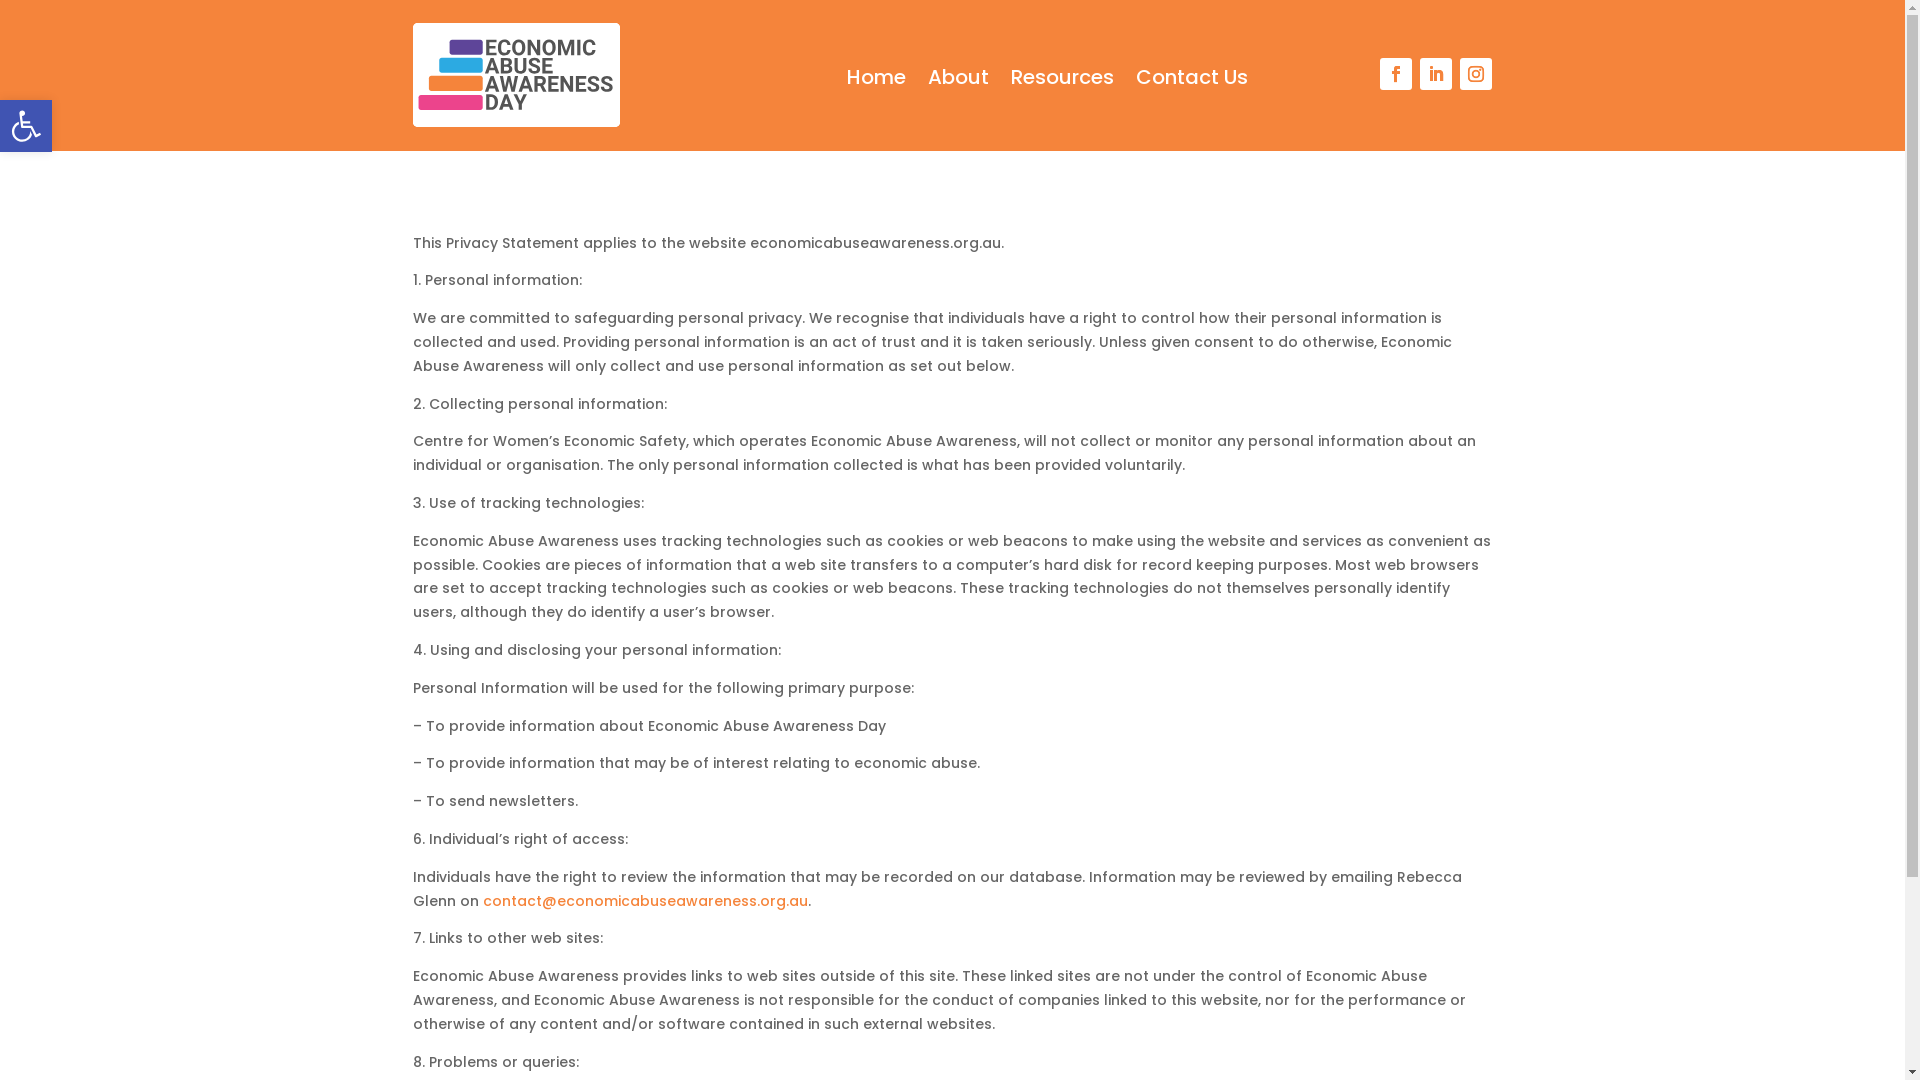 The width and height of the screenshot is (1920, 1080). What do you see at coordinates (1459, 72) in the screenshot?
I see `'Follow on Instagram'` at bounding box center [1459, 72].